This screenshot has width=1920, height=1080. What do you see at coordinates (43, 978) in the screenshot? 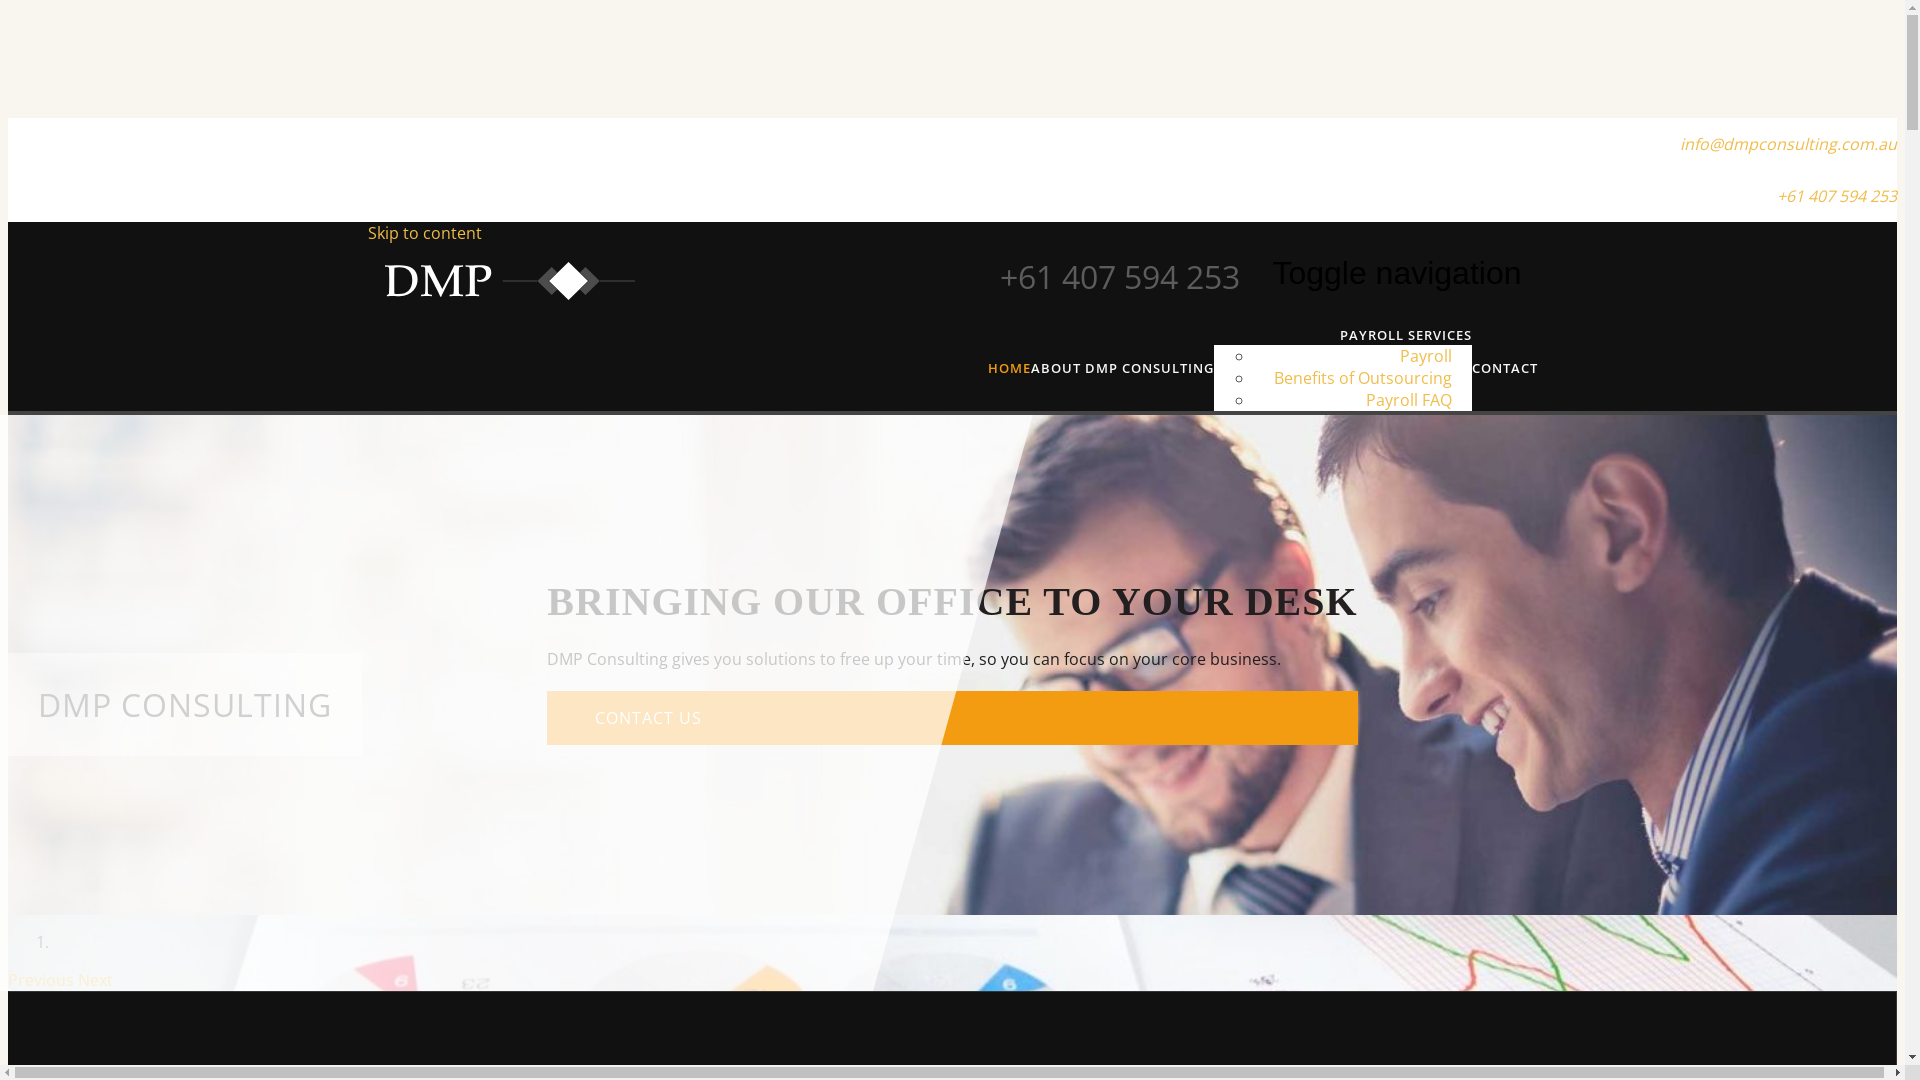
I see `'Previous'` at bounding box center [43, 978].